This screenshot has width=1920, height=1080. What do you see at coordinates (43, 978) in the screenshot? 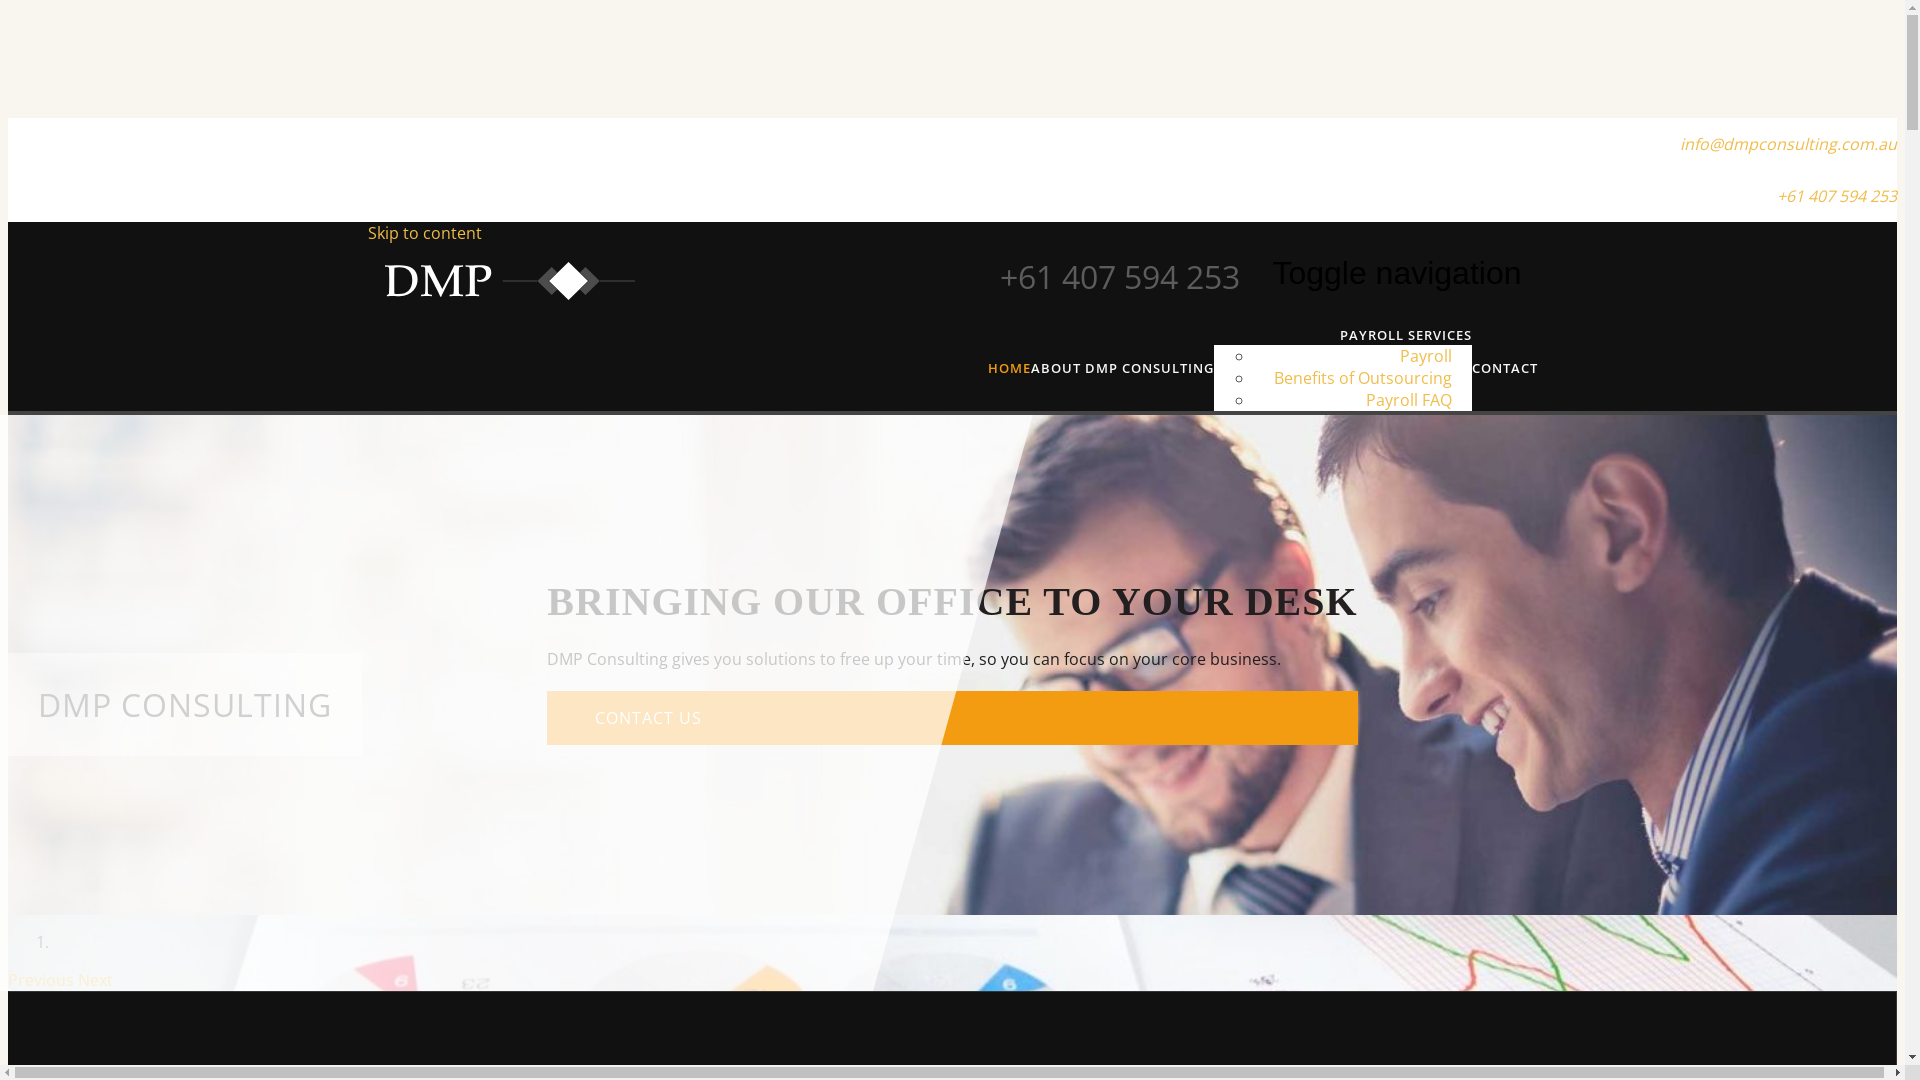
I see `'Previous'` at bounding box center [43, 978].